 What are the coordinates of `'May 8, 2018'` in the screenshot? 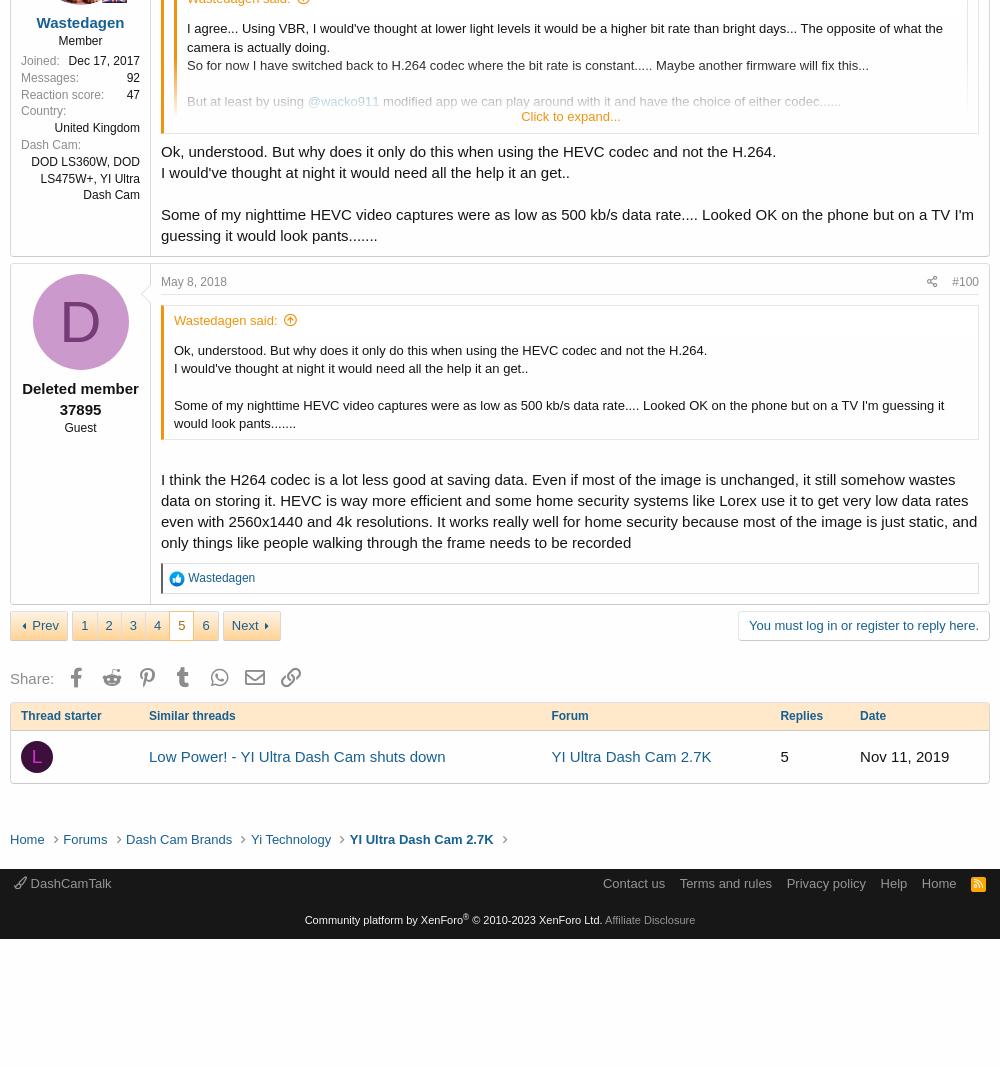 It's located at (193, 281).